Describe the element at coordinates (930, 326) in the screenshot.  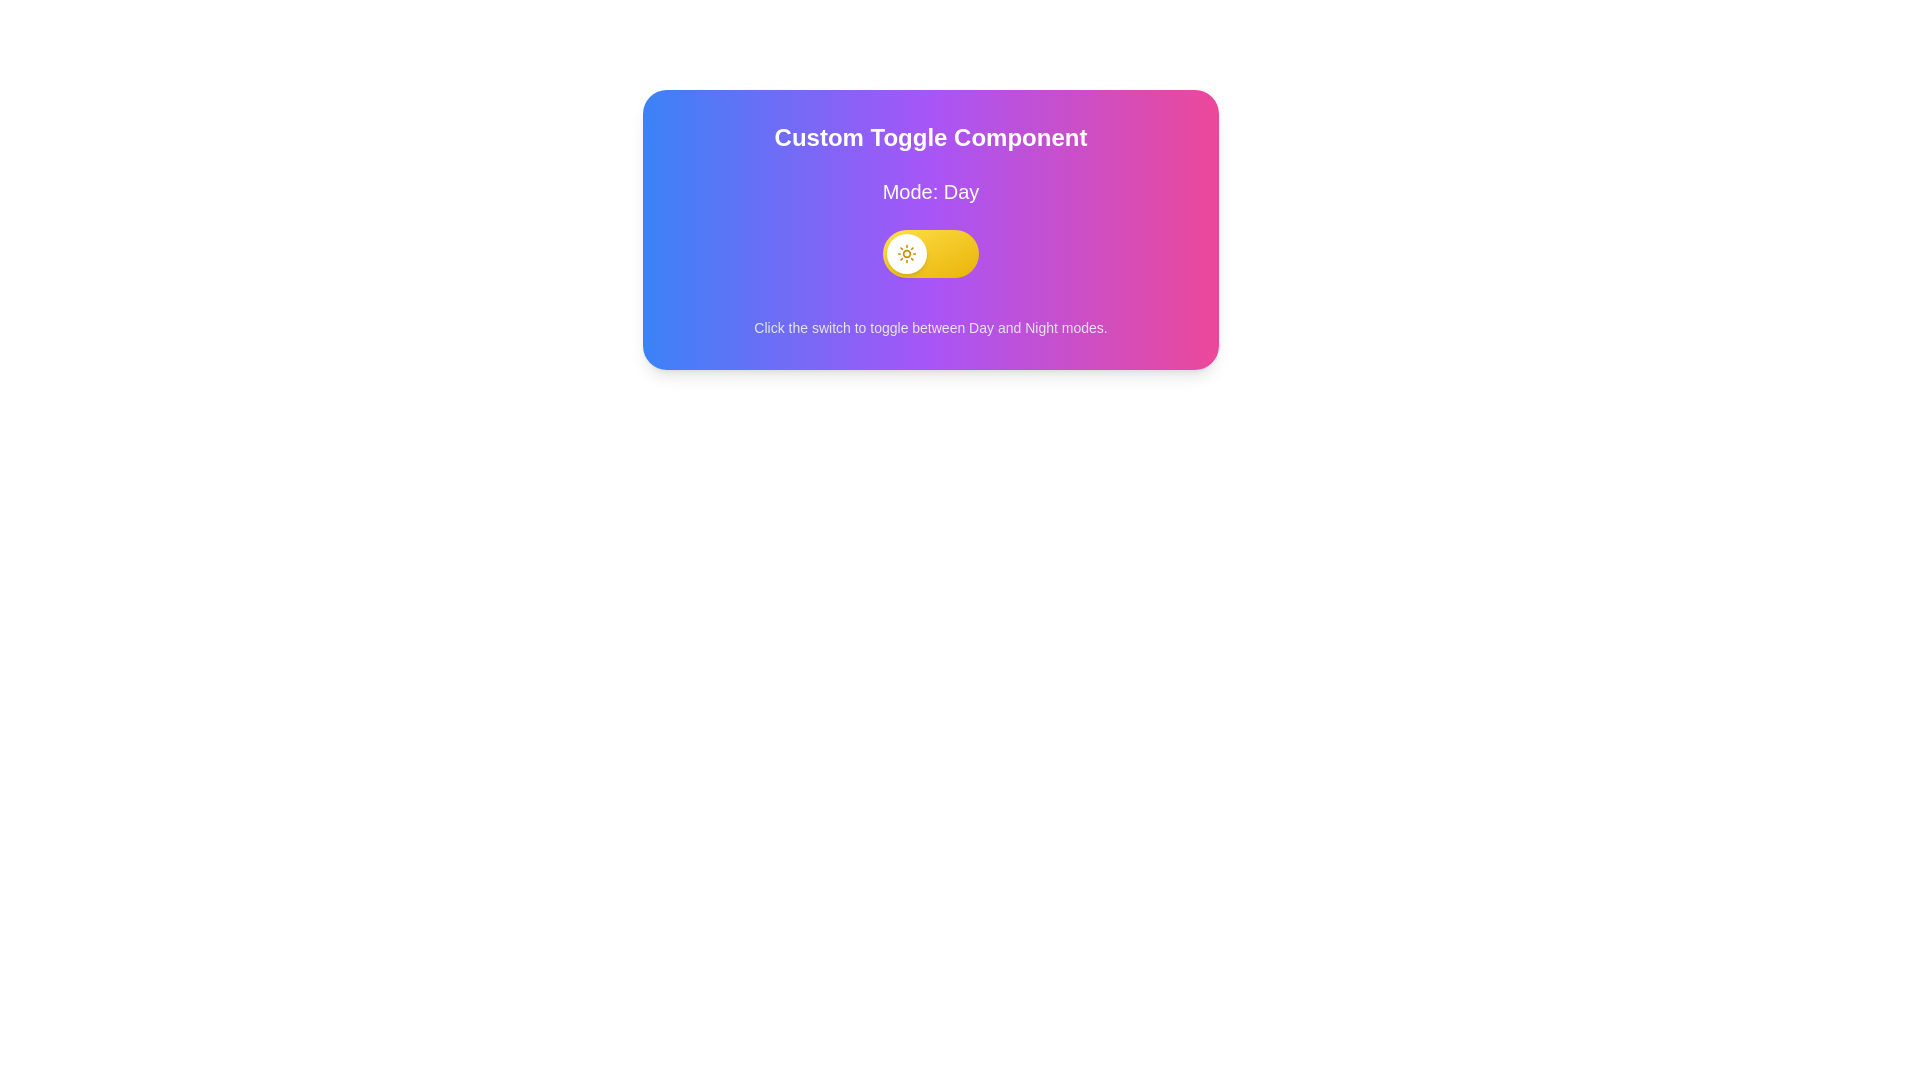
I see `instructions displayed in the text label that says 'Click the switch to toggle between Day and Night modes.'` at that location.